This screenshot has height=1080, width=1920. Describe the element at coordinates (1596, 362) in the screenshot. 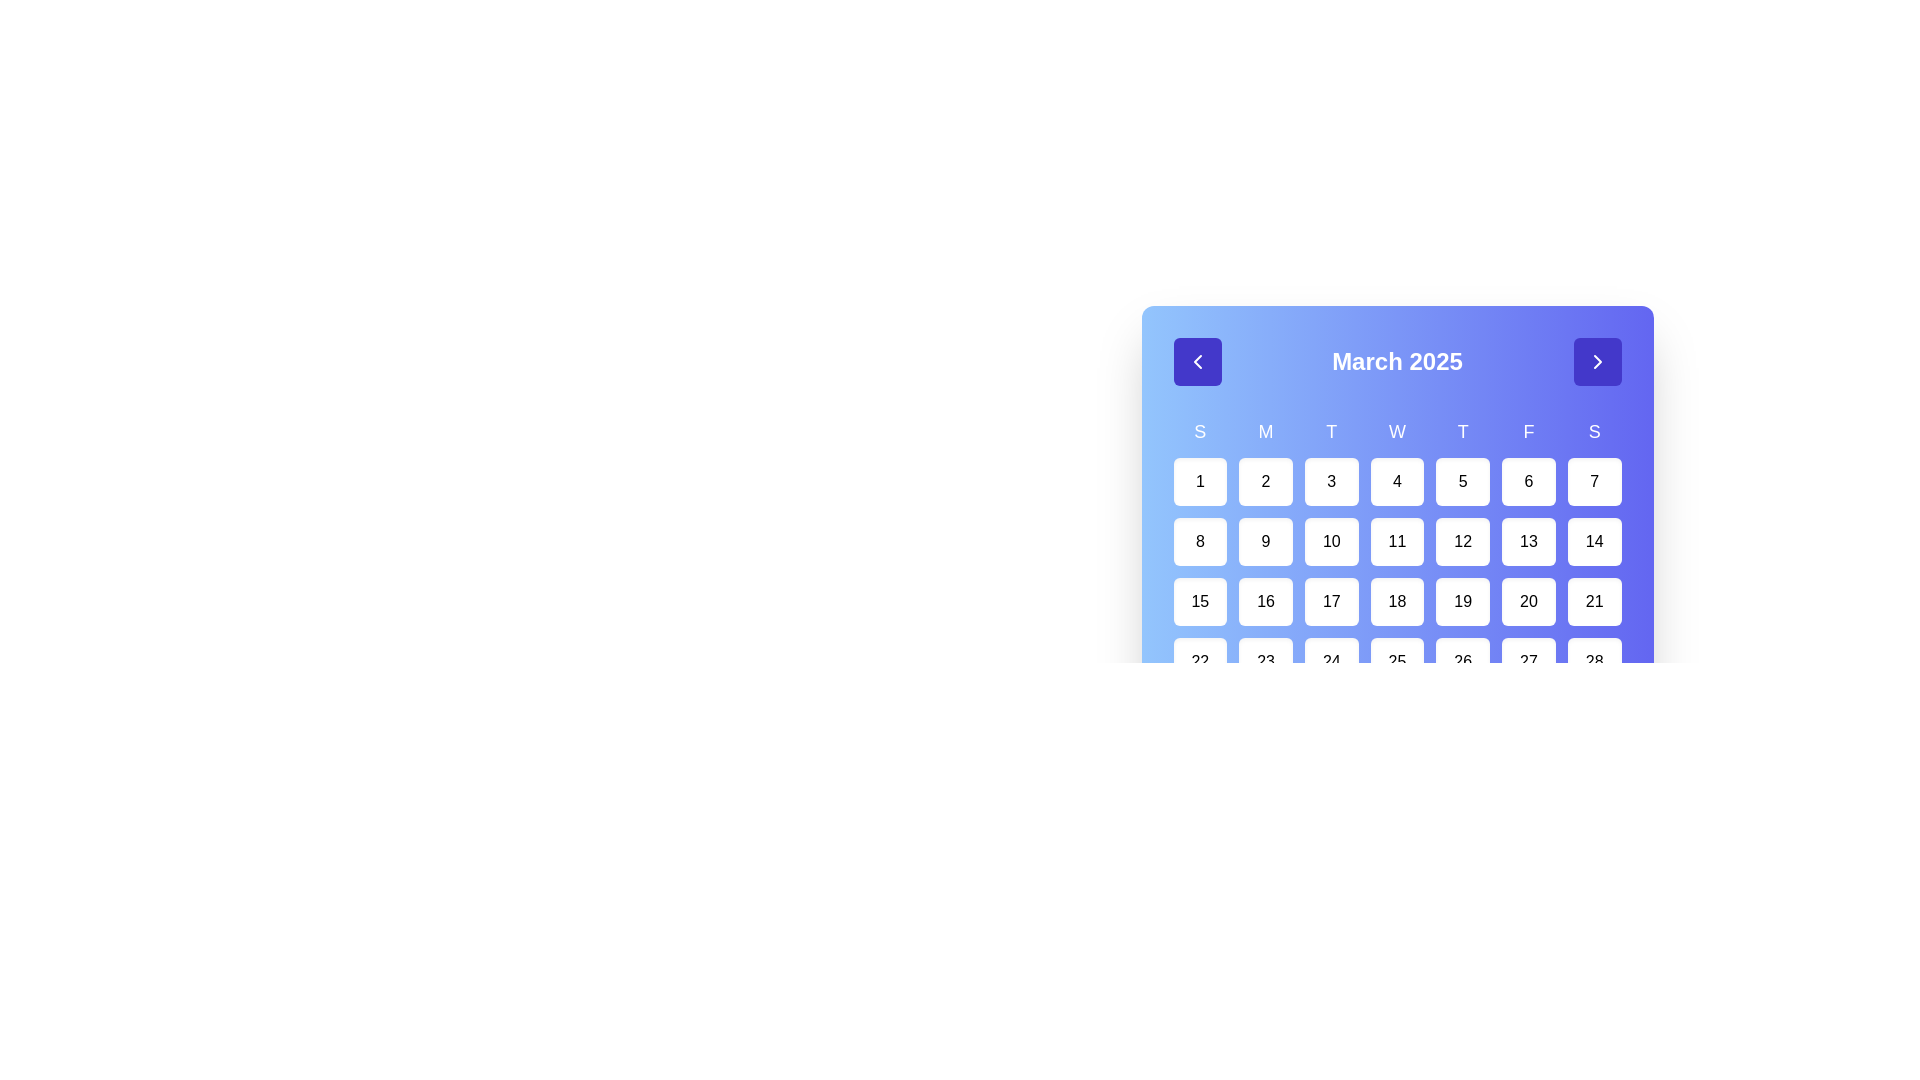

I see `the rounded rectangular button with a deep indigo background and a white arrow icon, located in the top-right corner of the calendar interface` at that location.